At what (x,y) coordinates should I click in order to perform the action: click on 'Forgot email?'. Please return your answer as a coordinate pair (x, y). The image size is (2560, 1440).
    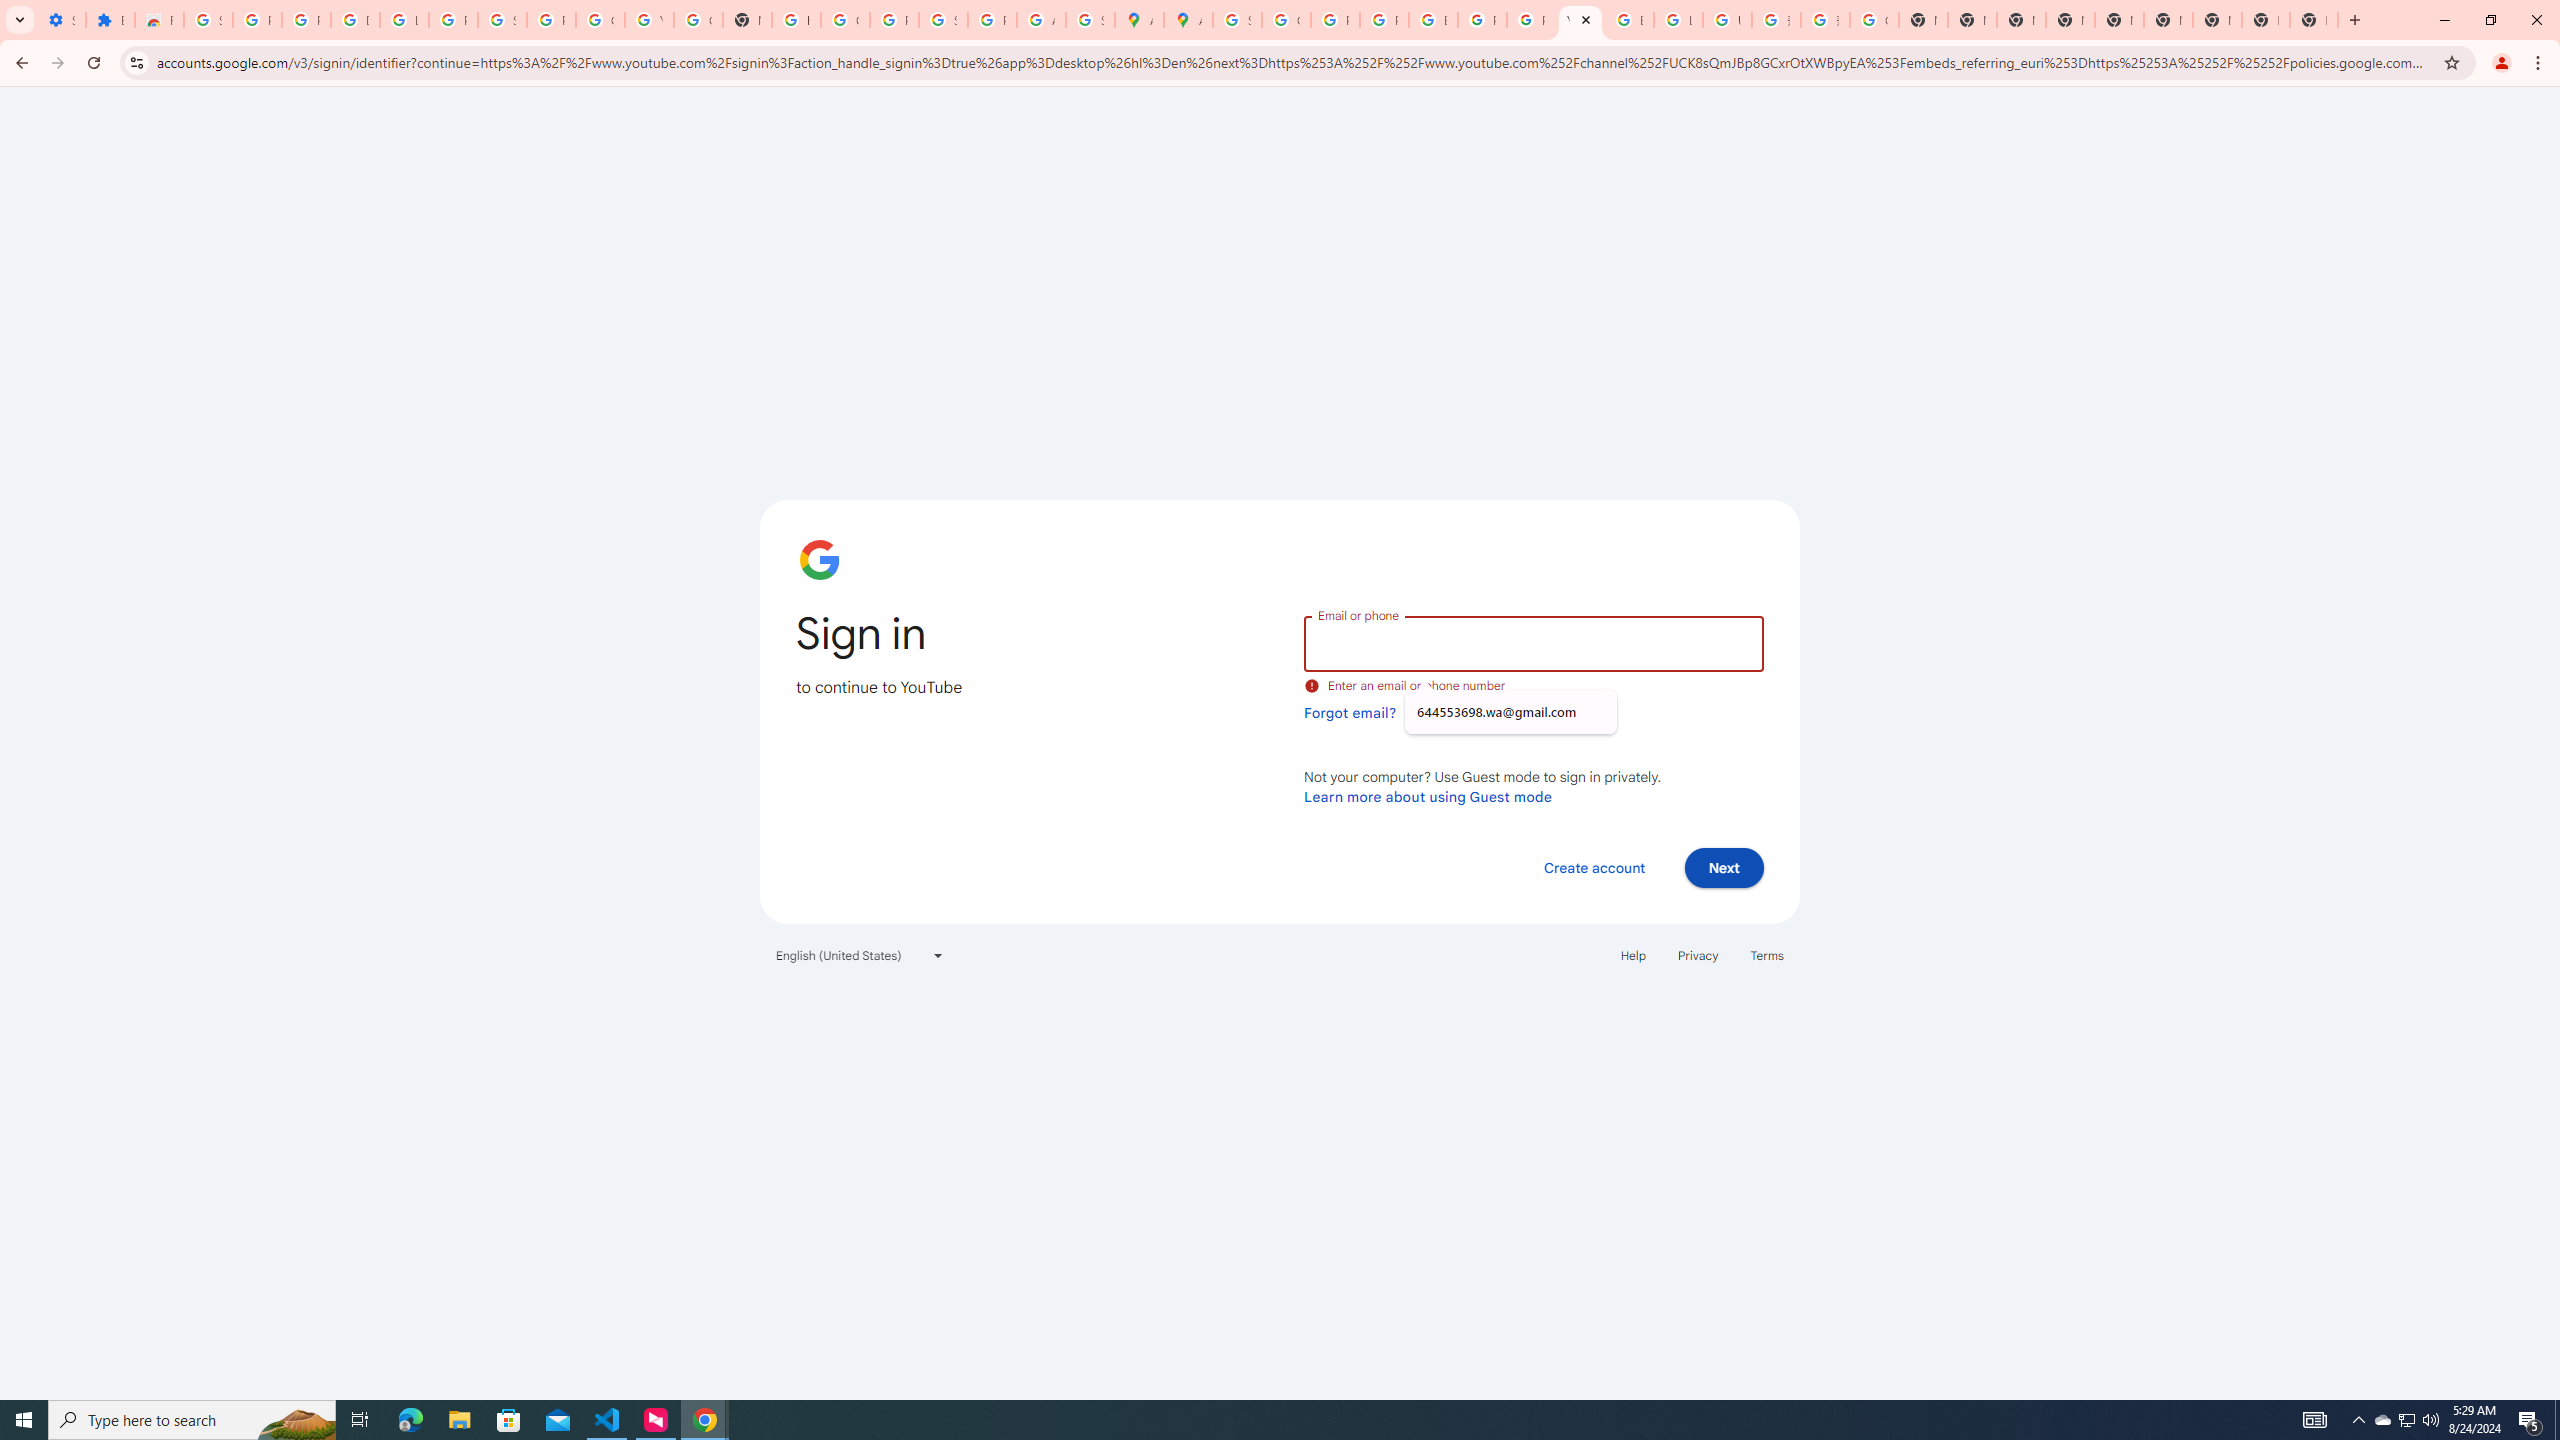
    Looking at the image, I should click on (1349, 712).